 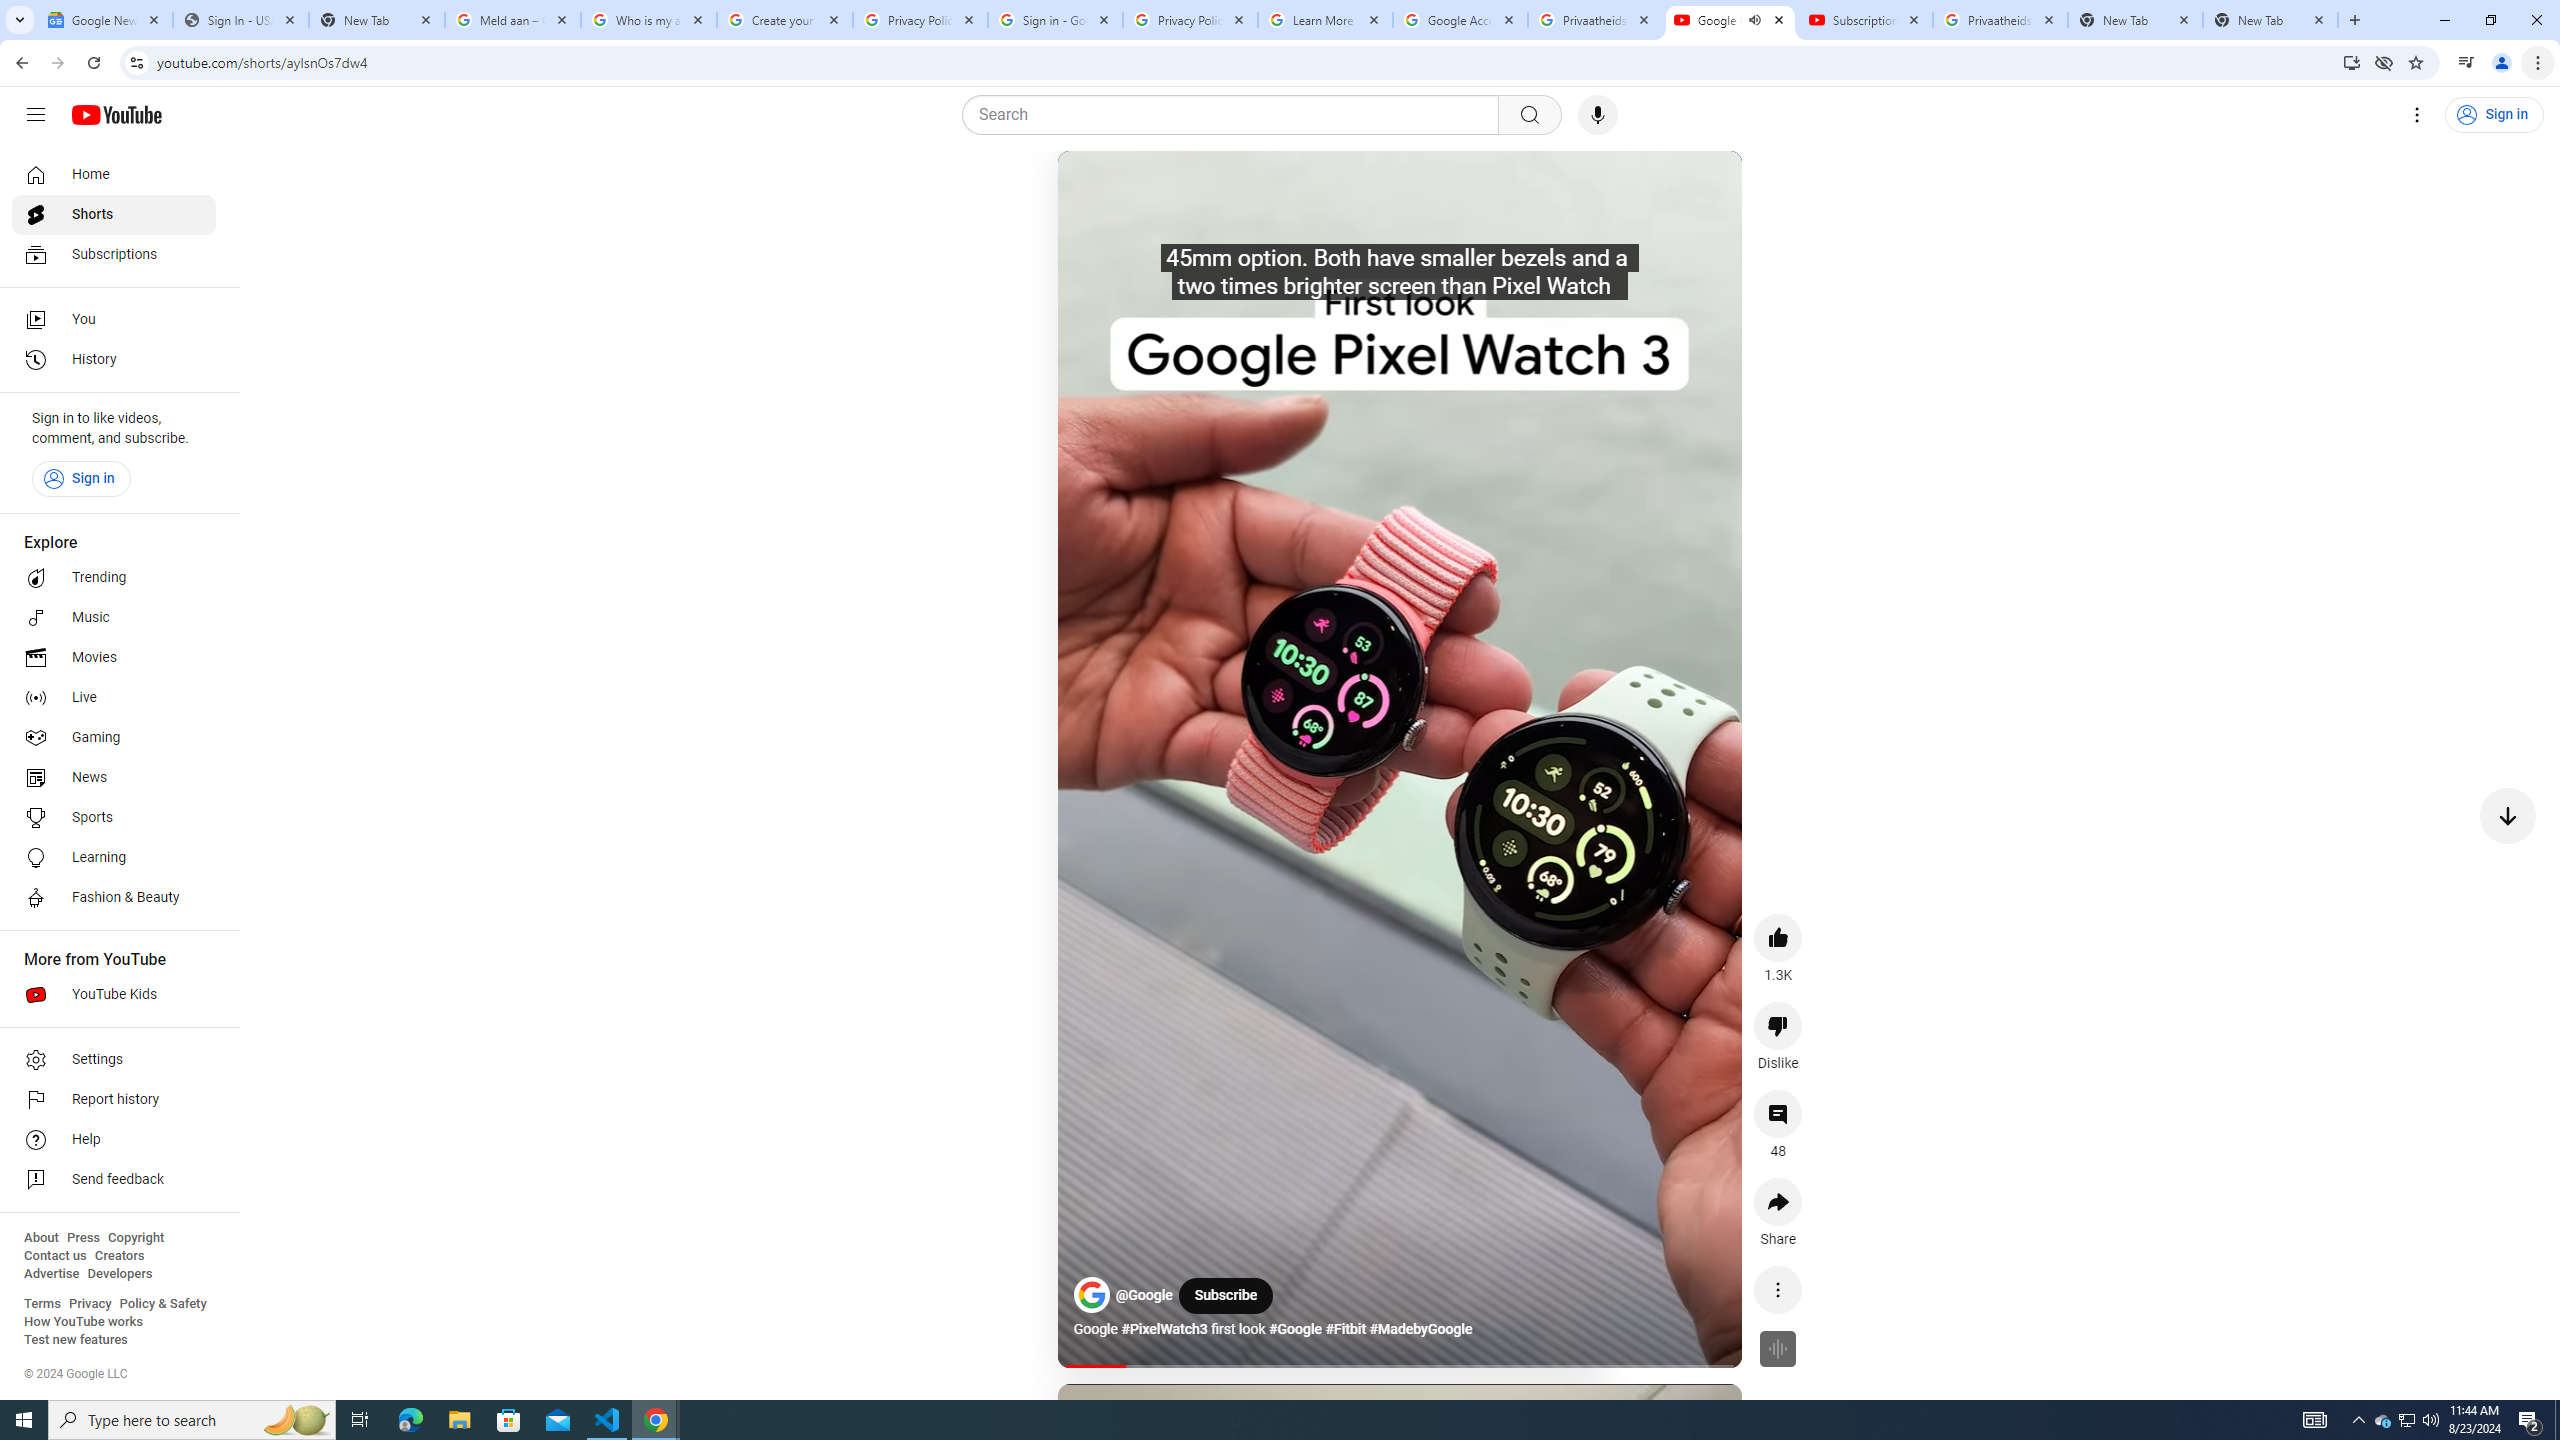 I want to click on '#MadebyGoogle', so click(x=1419, y=1329).